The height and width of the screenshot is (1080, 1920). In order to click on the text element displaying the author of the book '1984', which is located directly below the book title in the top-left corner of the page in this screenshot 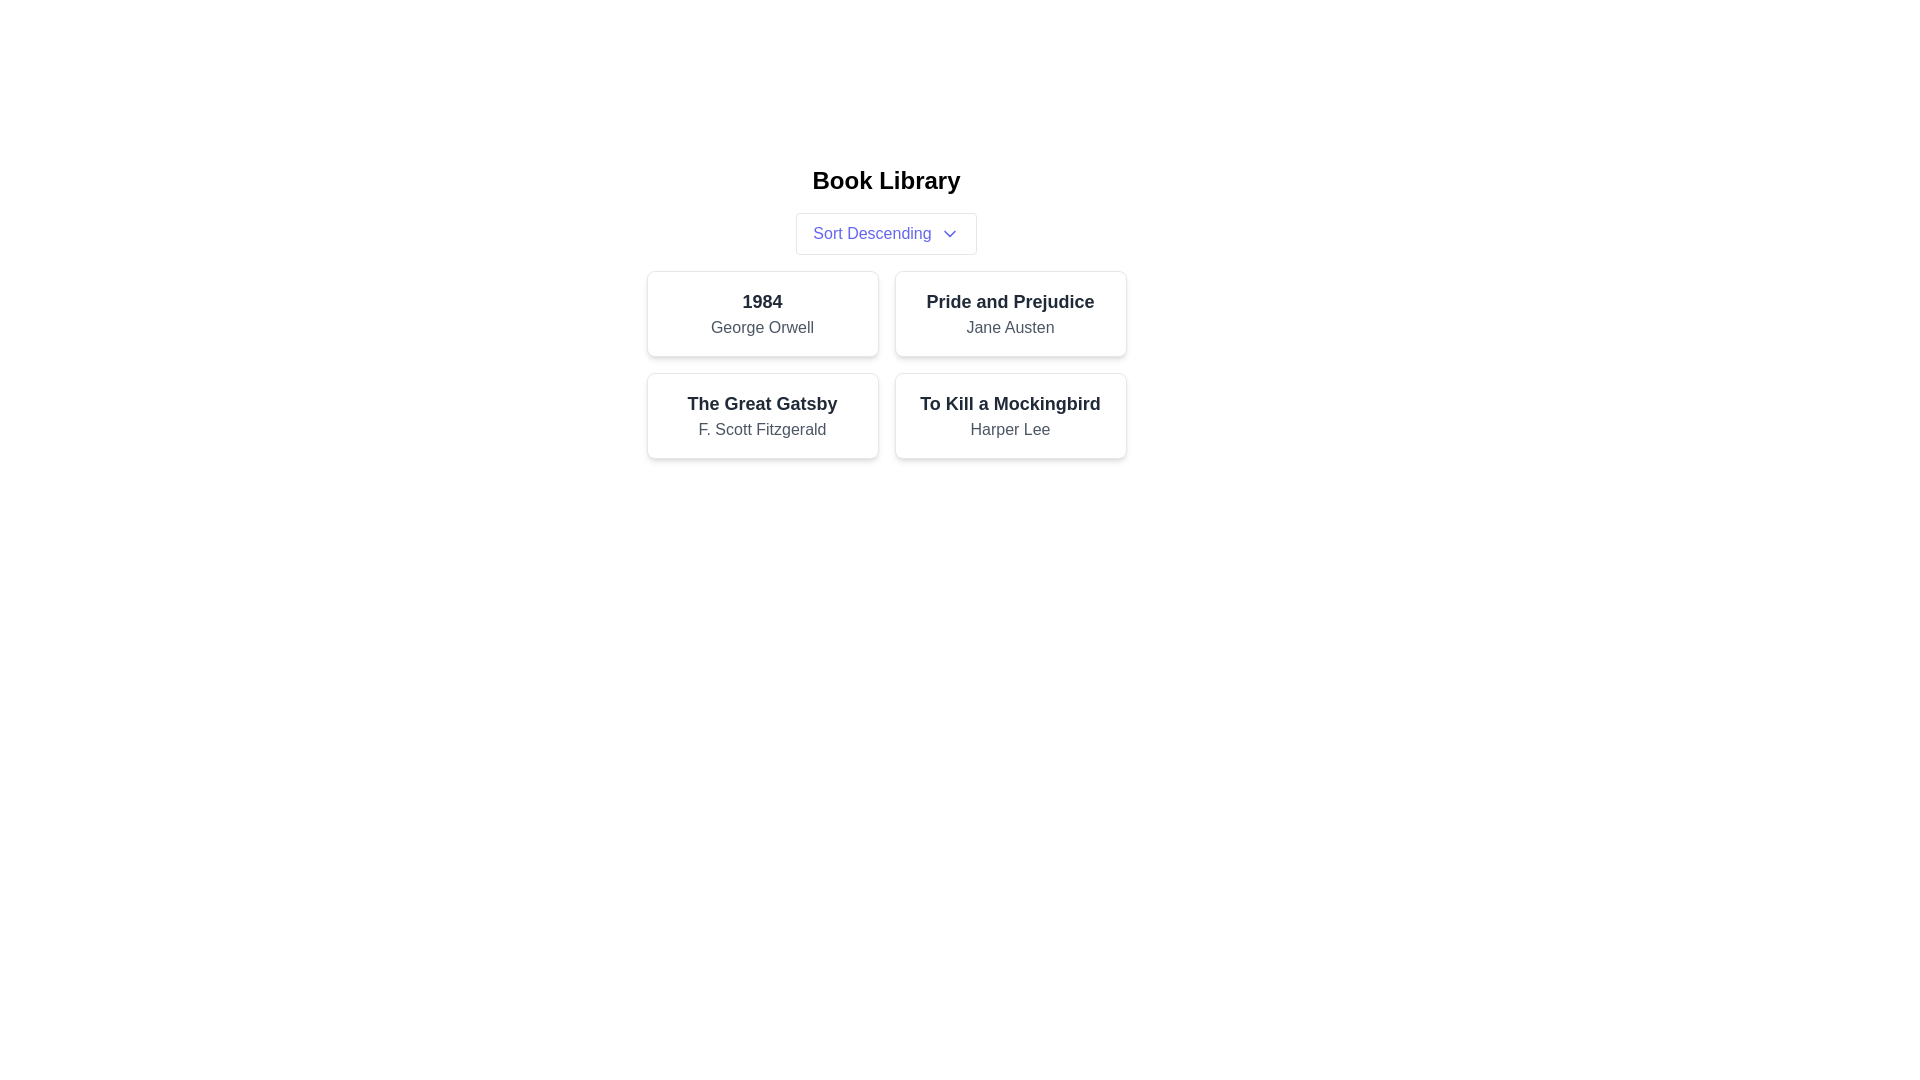, I will do `click(761, 326)`.